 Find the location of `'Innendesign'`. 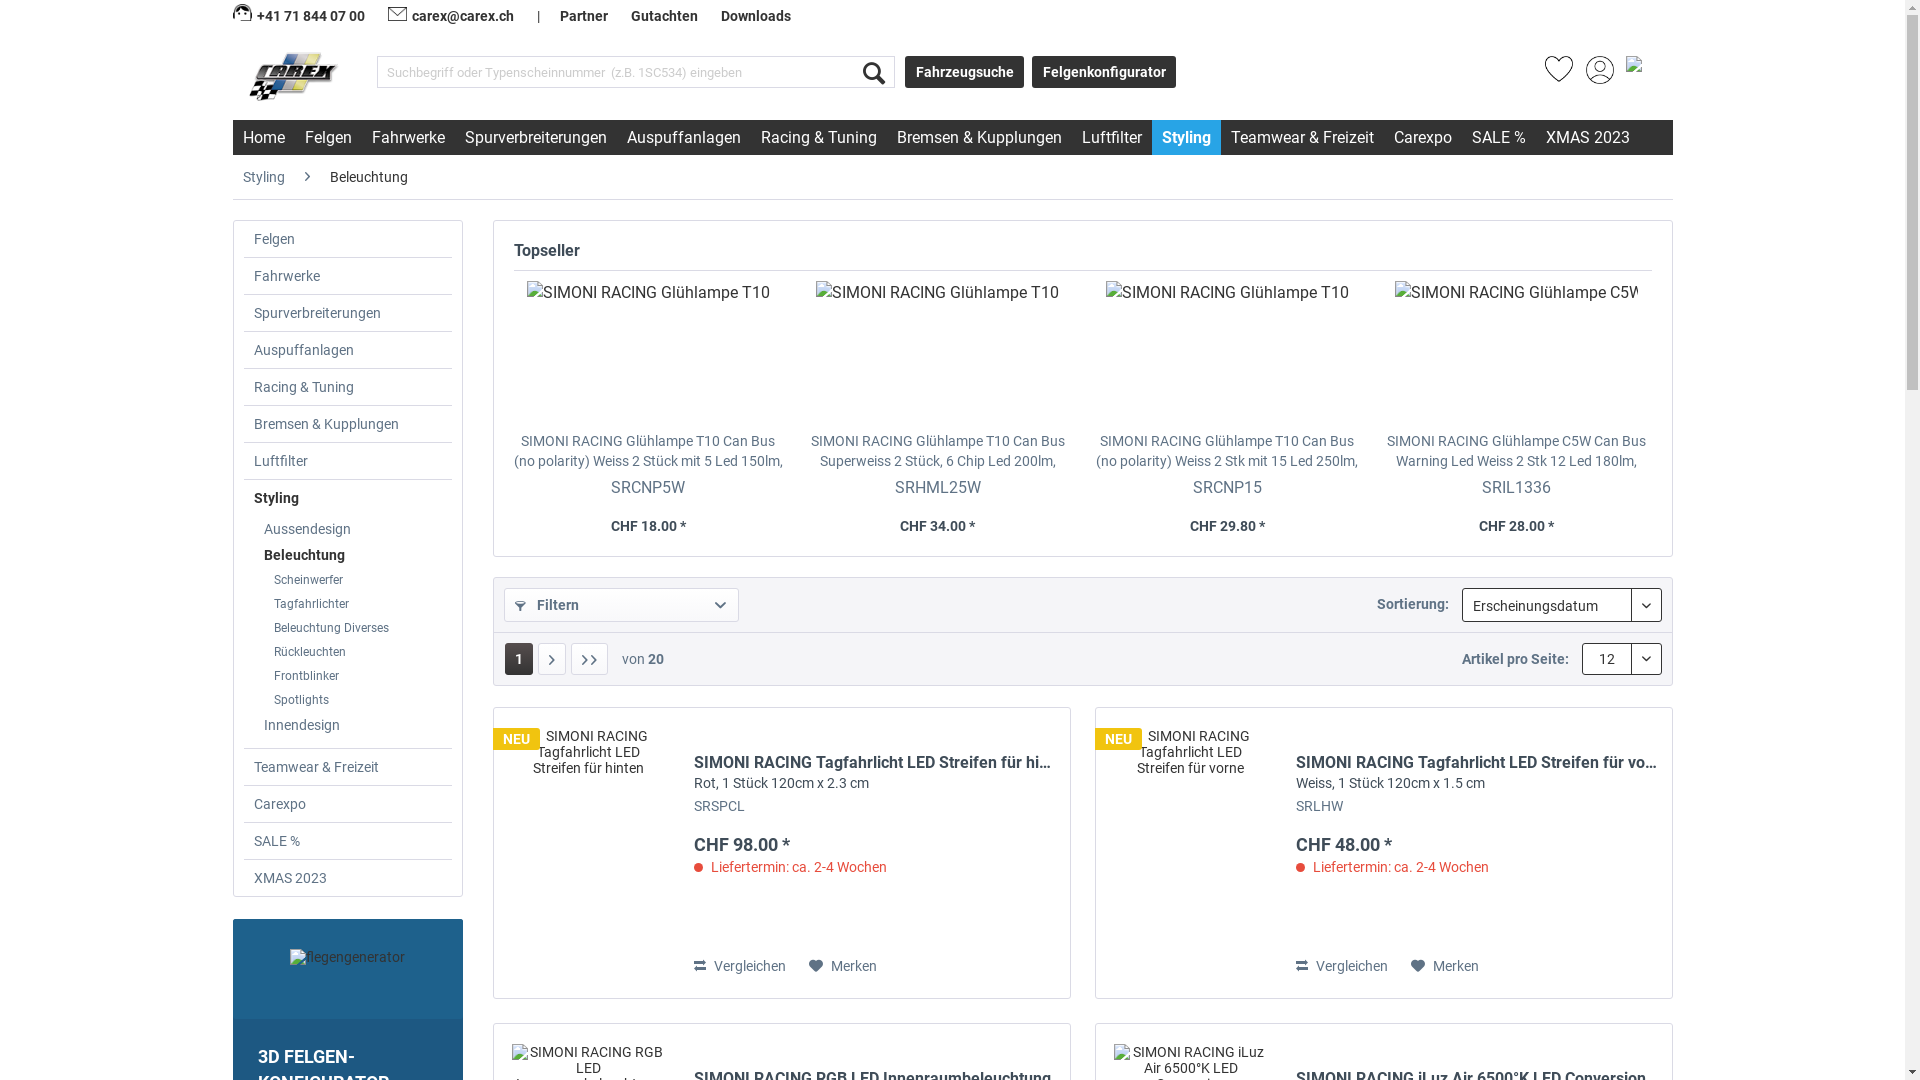

'Innendesign' is located at coordinates (353, 725).